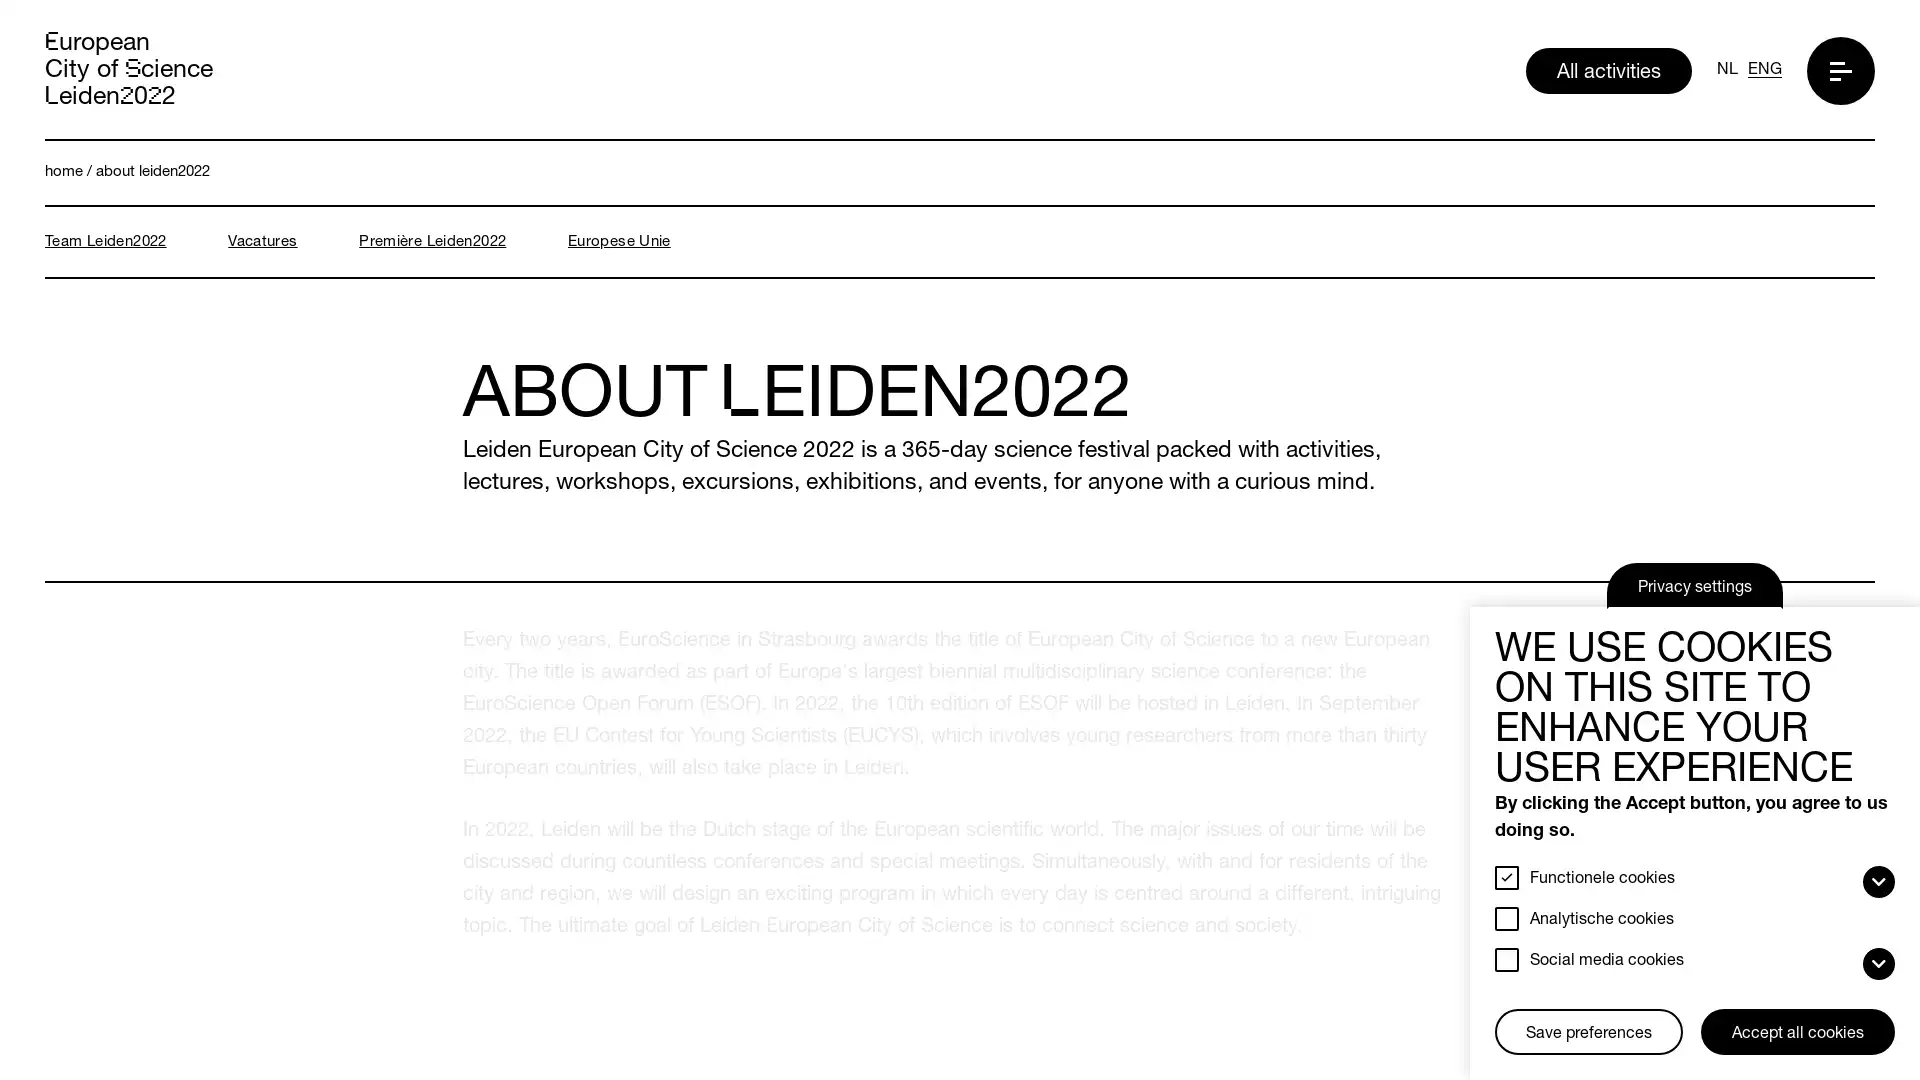 The height and width of the screenshot is (1080, 1920). Describe the element at coordinates (1798, 1032) in the screenshot. I see `Accept all cookies` at that location.